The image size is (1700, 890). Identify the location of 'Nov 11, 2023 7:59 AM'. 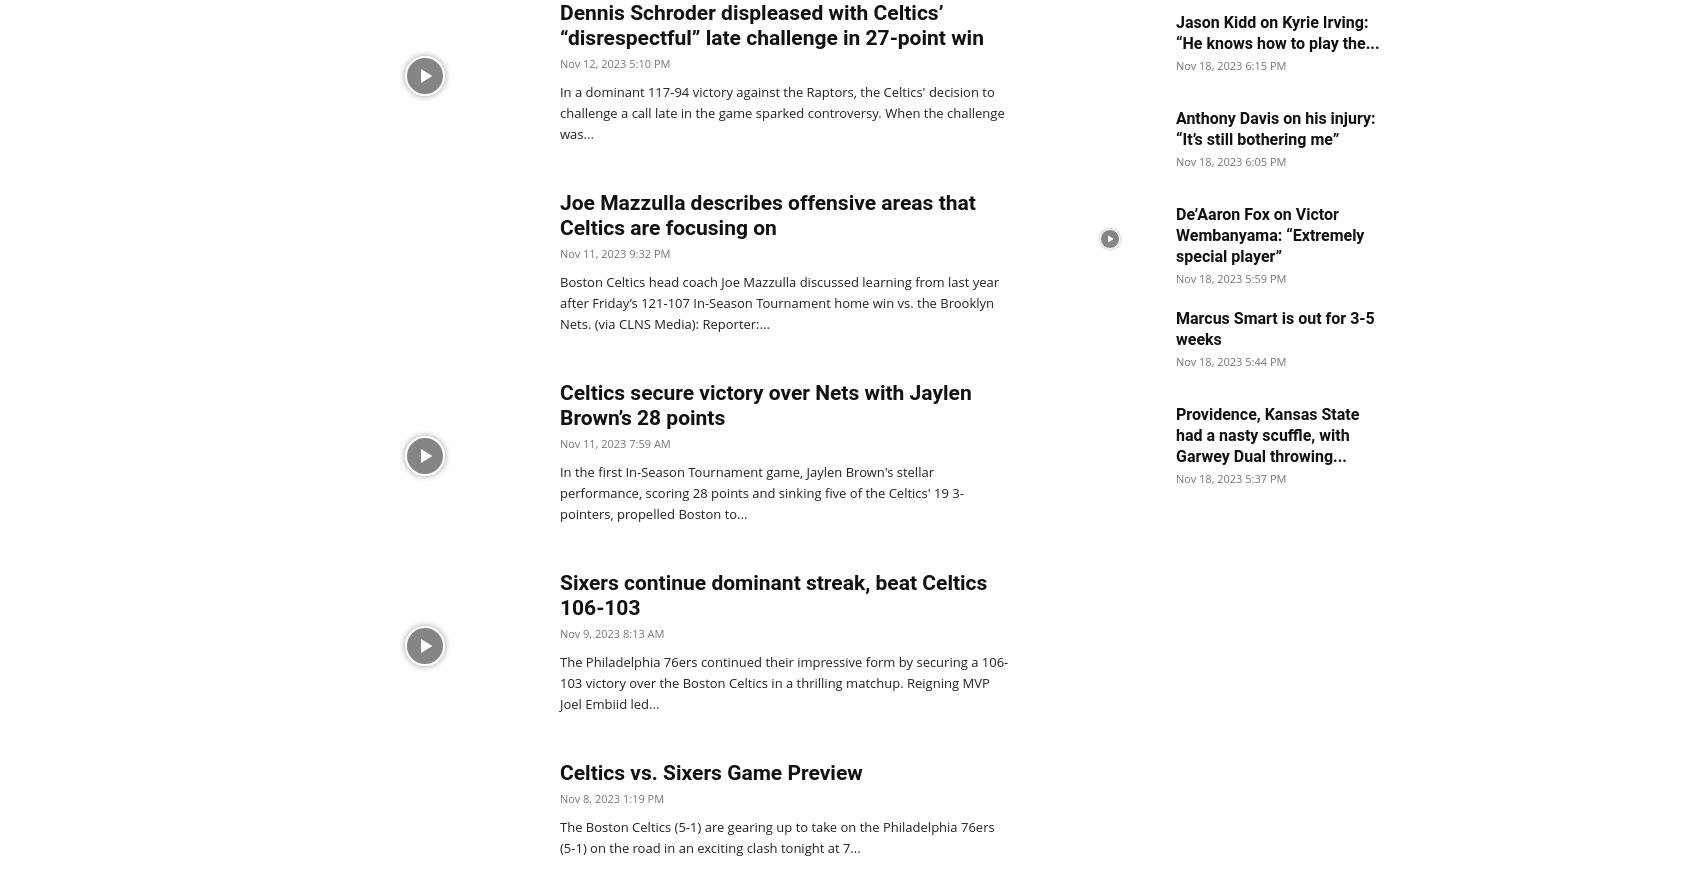
(614, 442).